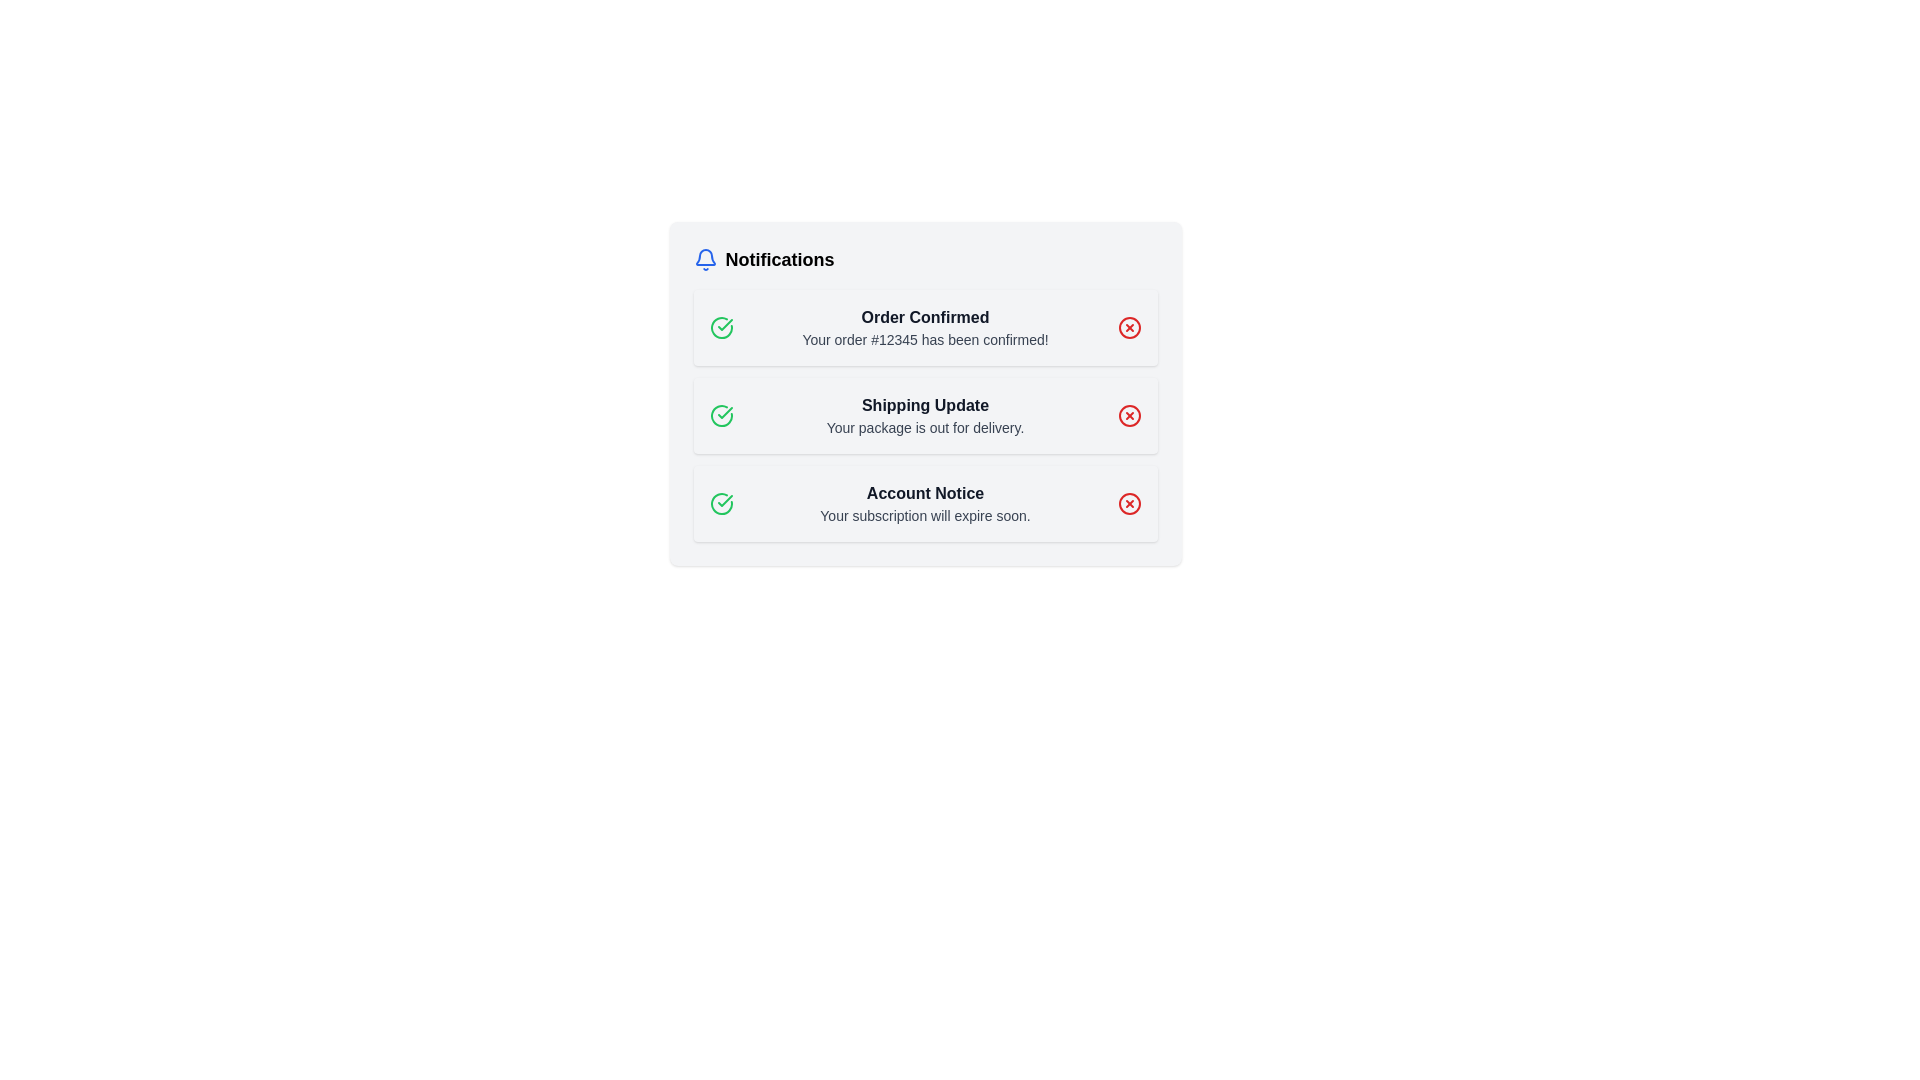 The height and width of the screenshot is (1080, 1920). What do you see at coordinates (705, 258) in the screenshot?
I see `the bell icon with a blue outline located next to the word 'Notifications' in the notifications section` at bounding box center [705, 258].